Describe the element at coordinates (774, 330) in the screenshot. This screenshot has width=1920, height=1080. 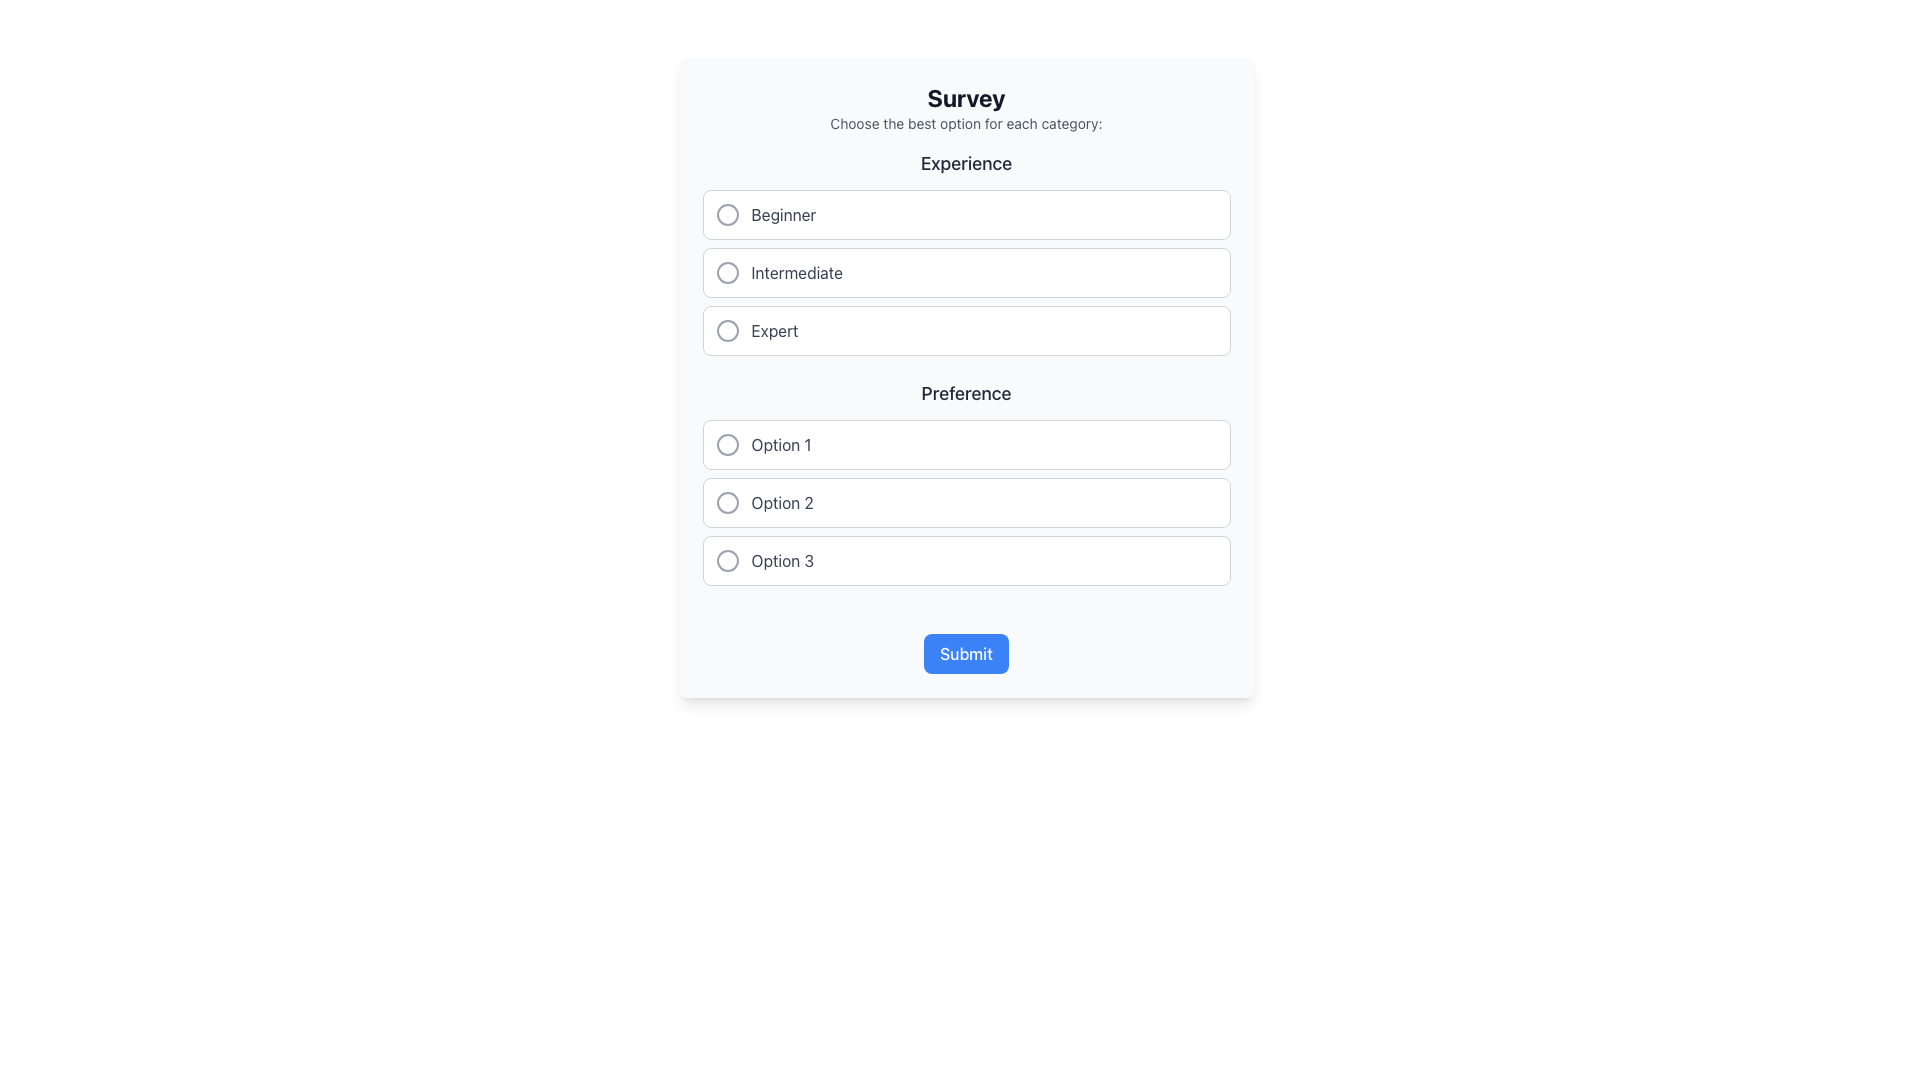
I see `'Expert' label in the 'Experience' category of the survey, which visually represents the option but is non-interactive` at that location.